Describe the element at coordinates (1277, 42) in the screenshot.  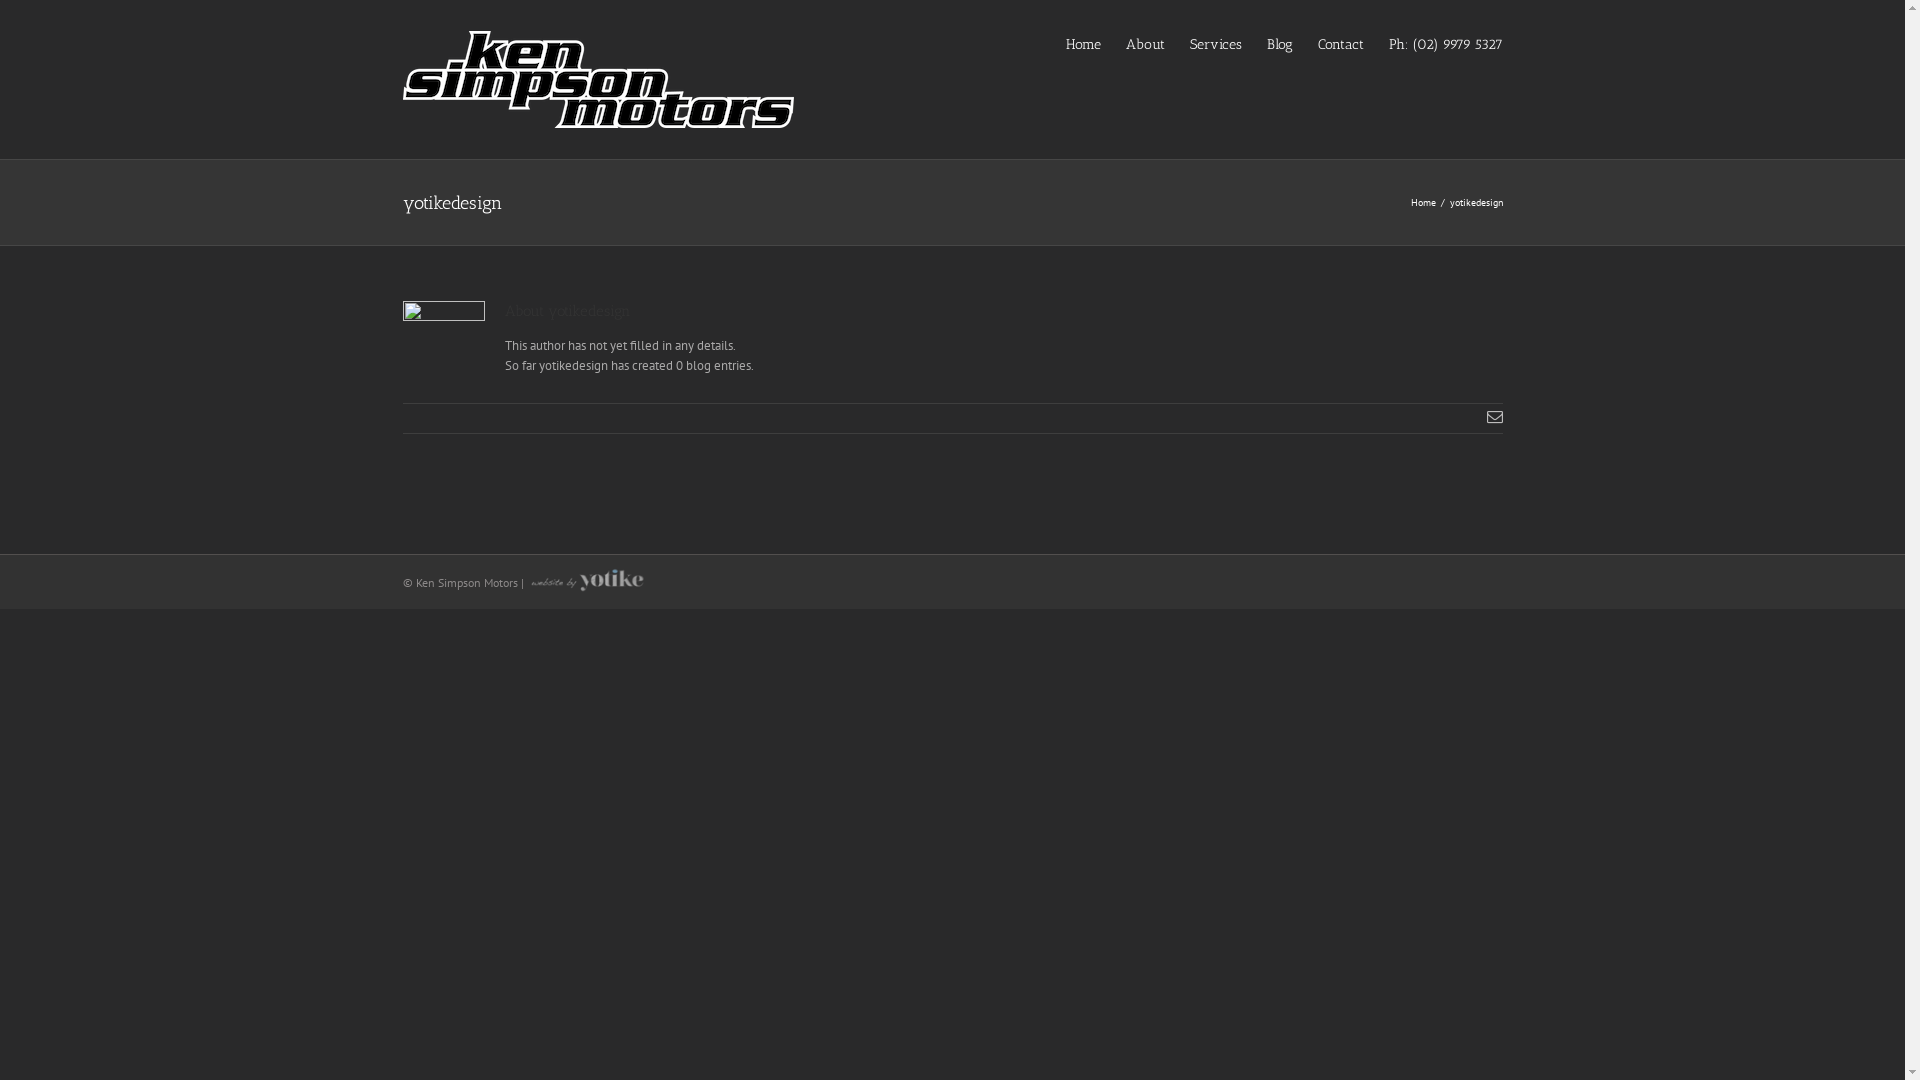
I see `'Blog'` at that location.